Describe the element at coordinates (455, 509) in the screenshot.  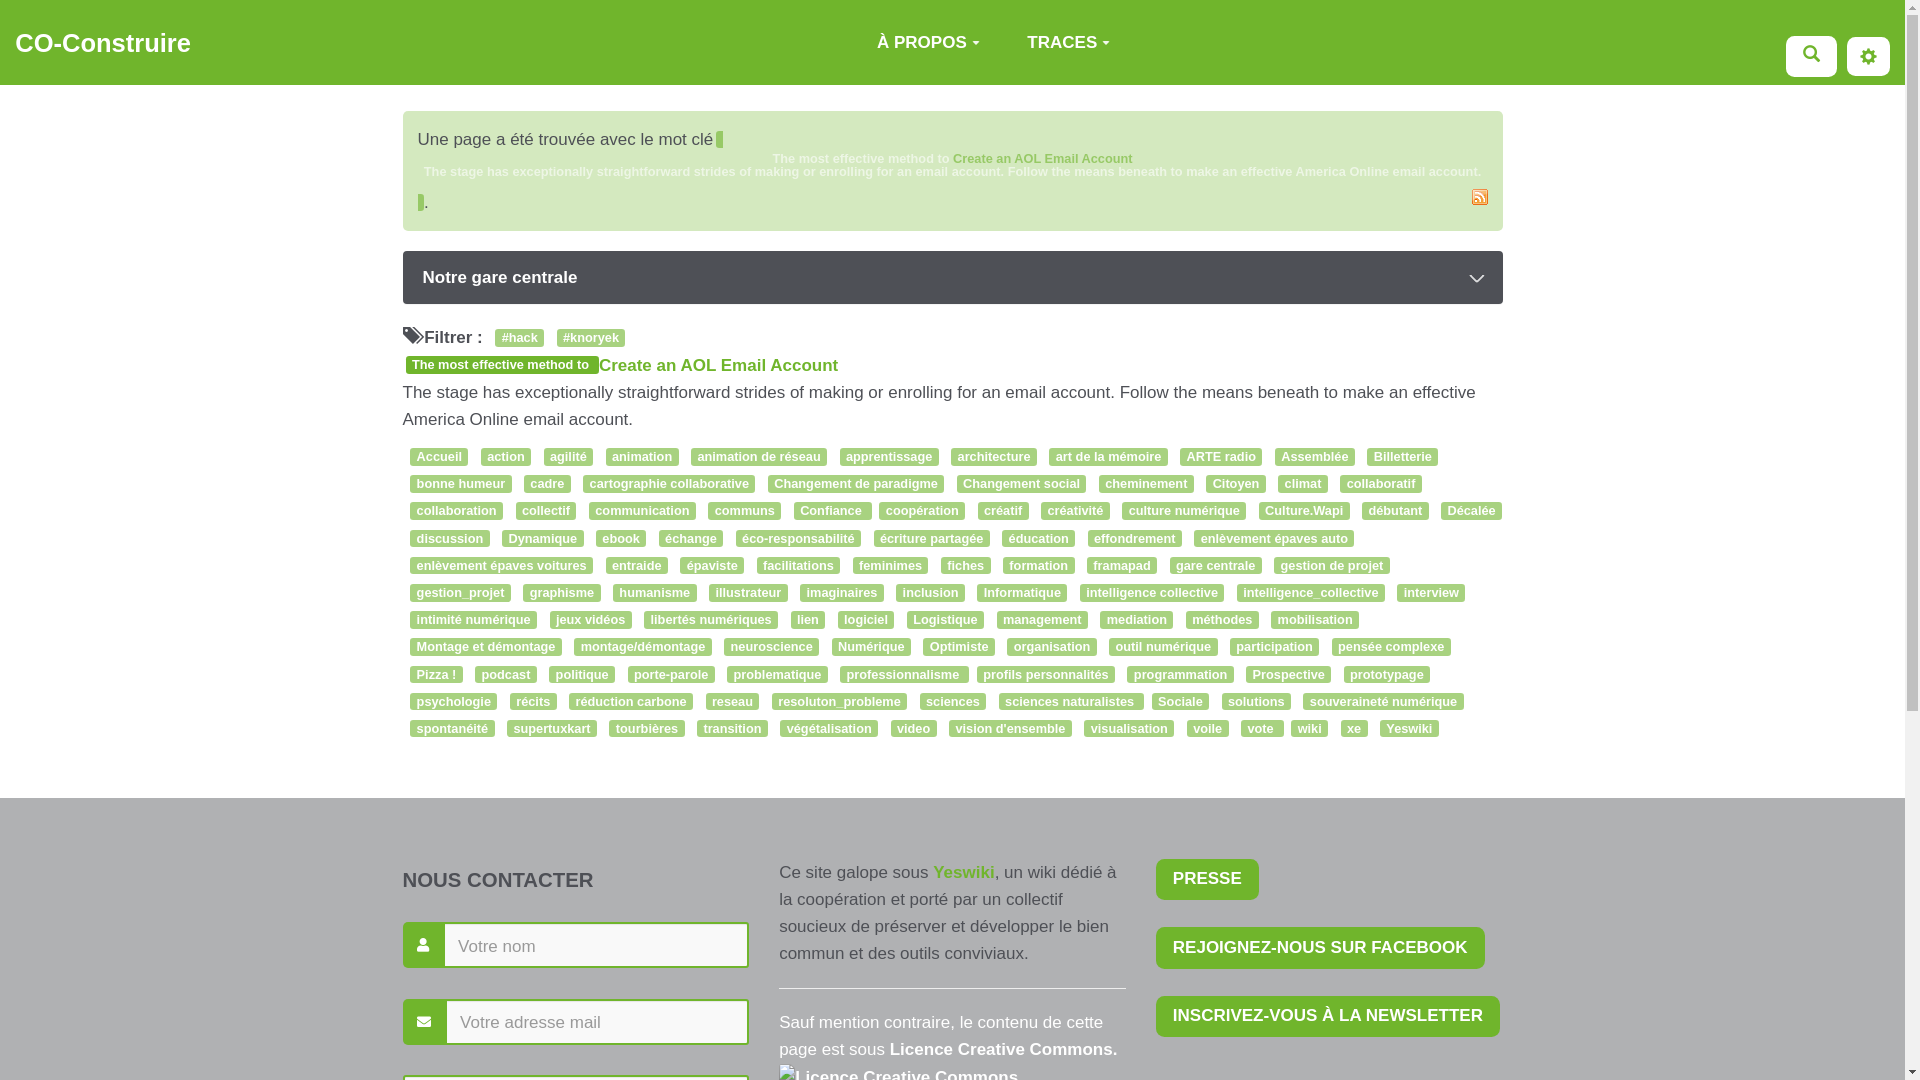
I see `'collaboration'` at that location.